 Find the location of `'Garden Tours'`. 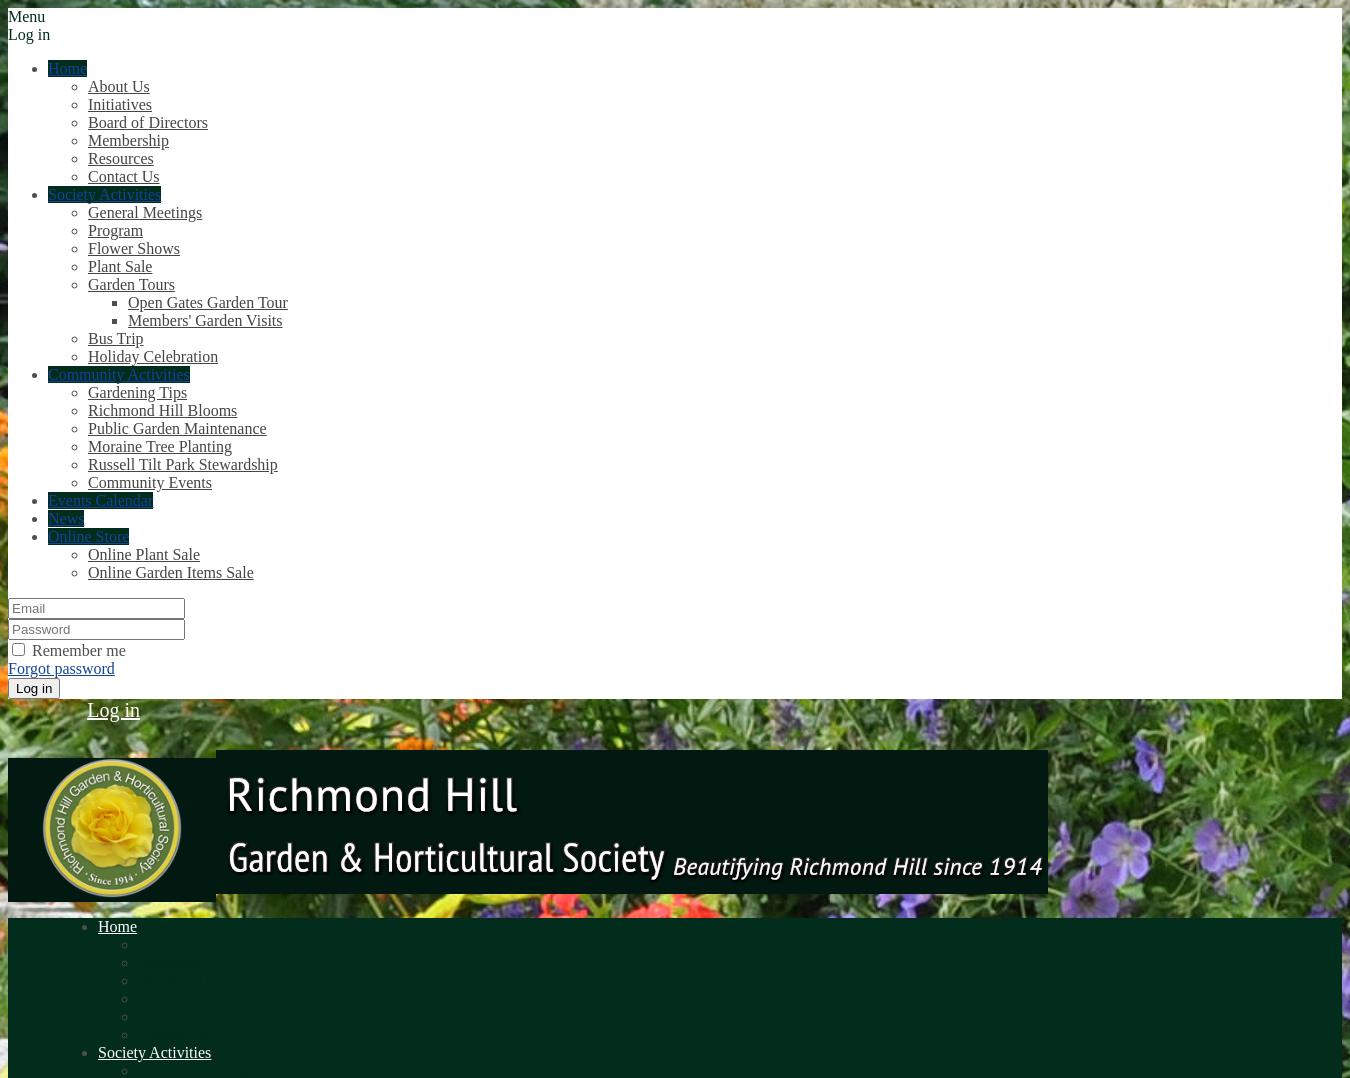

'Garden Tours' is located at coordinates (131, 284).